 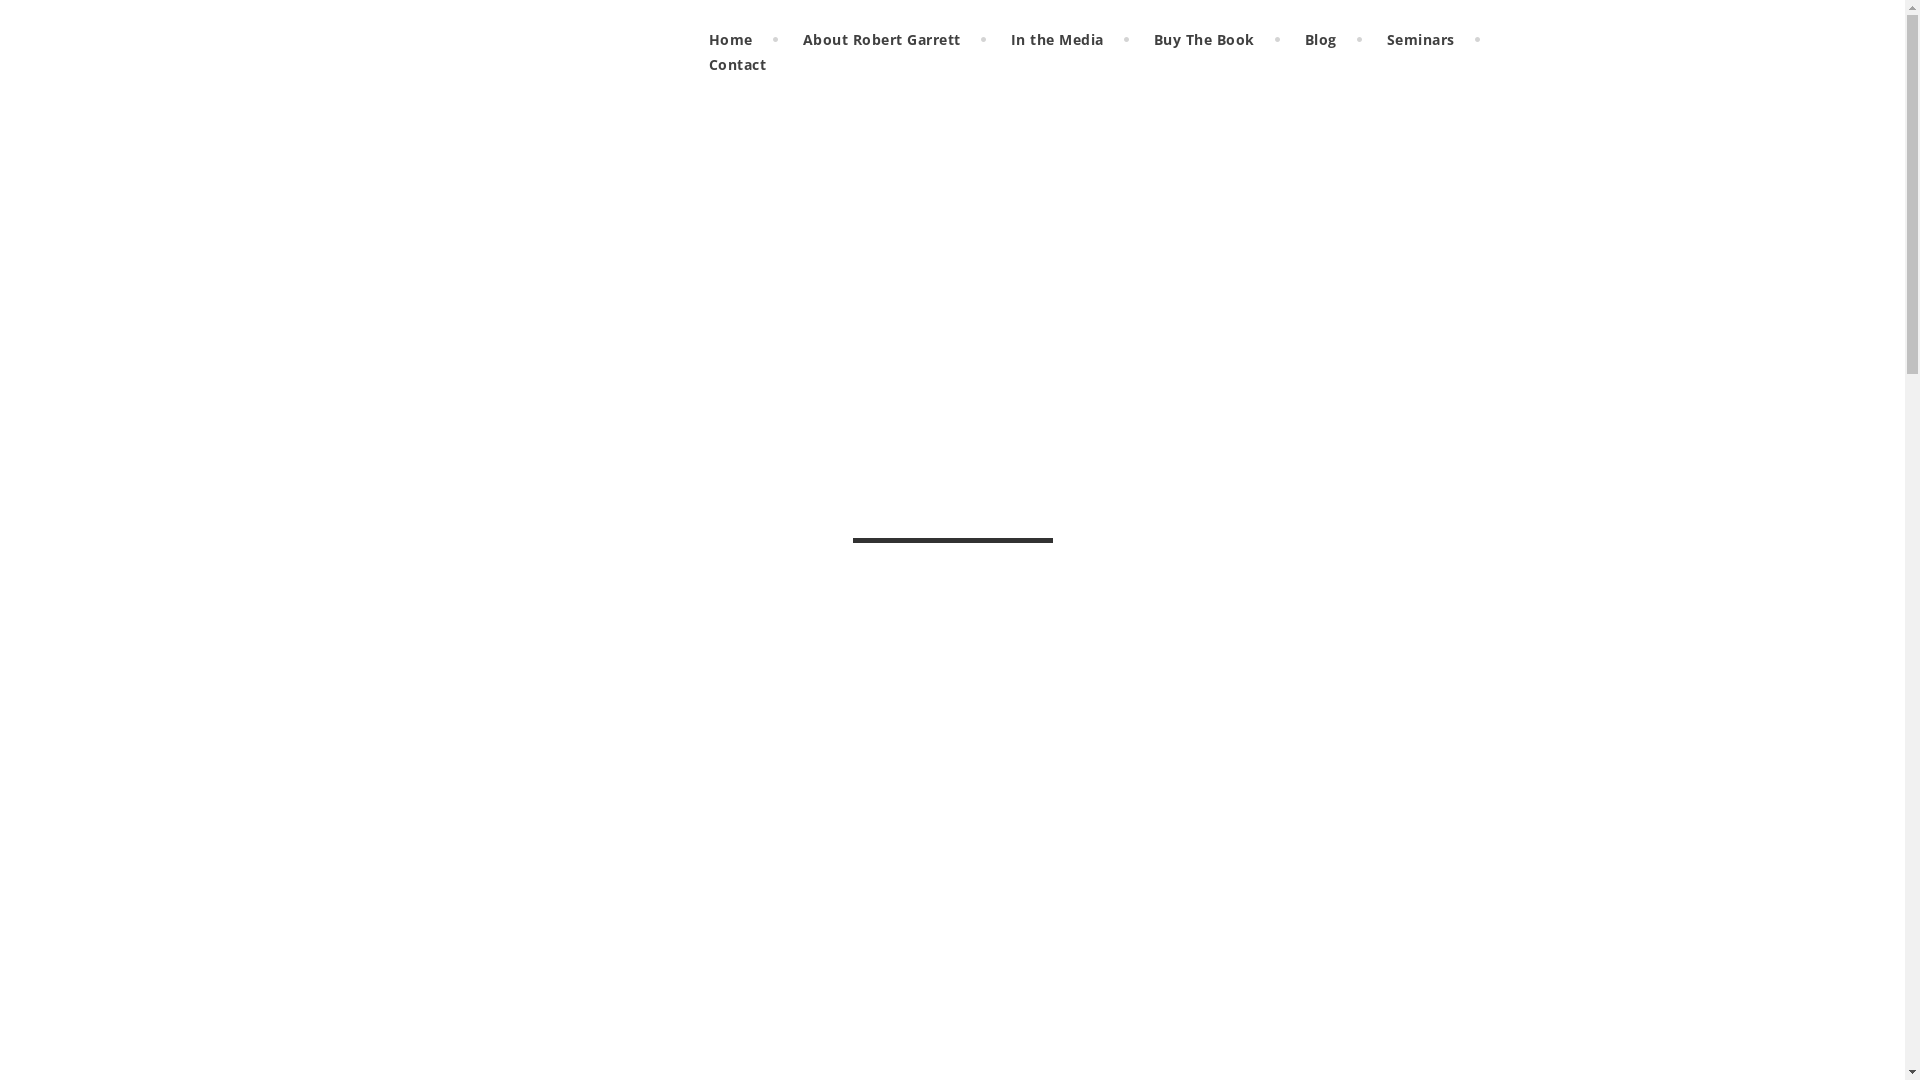 I want to click on 'Contact', so click(x=737, y=63).